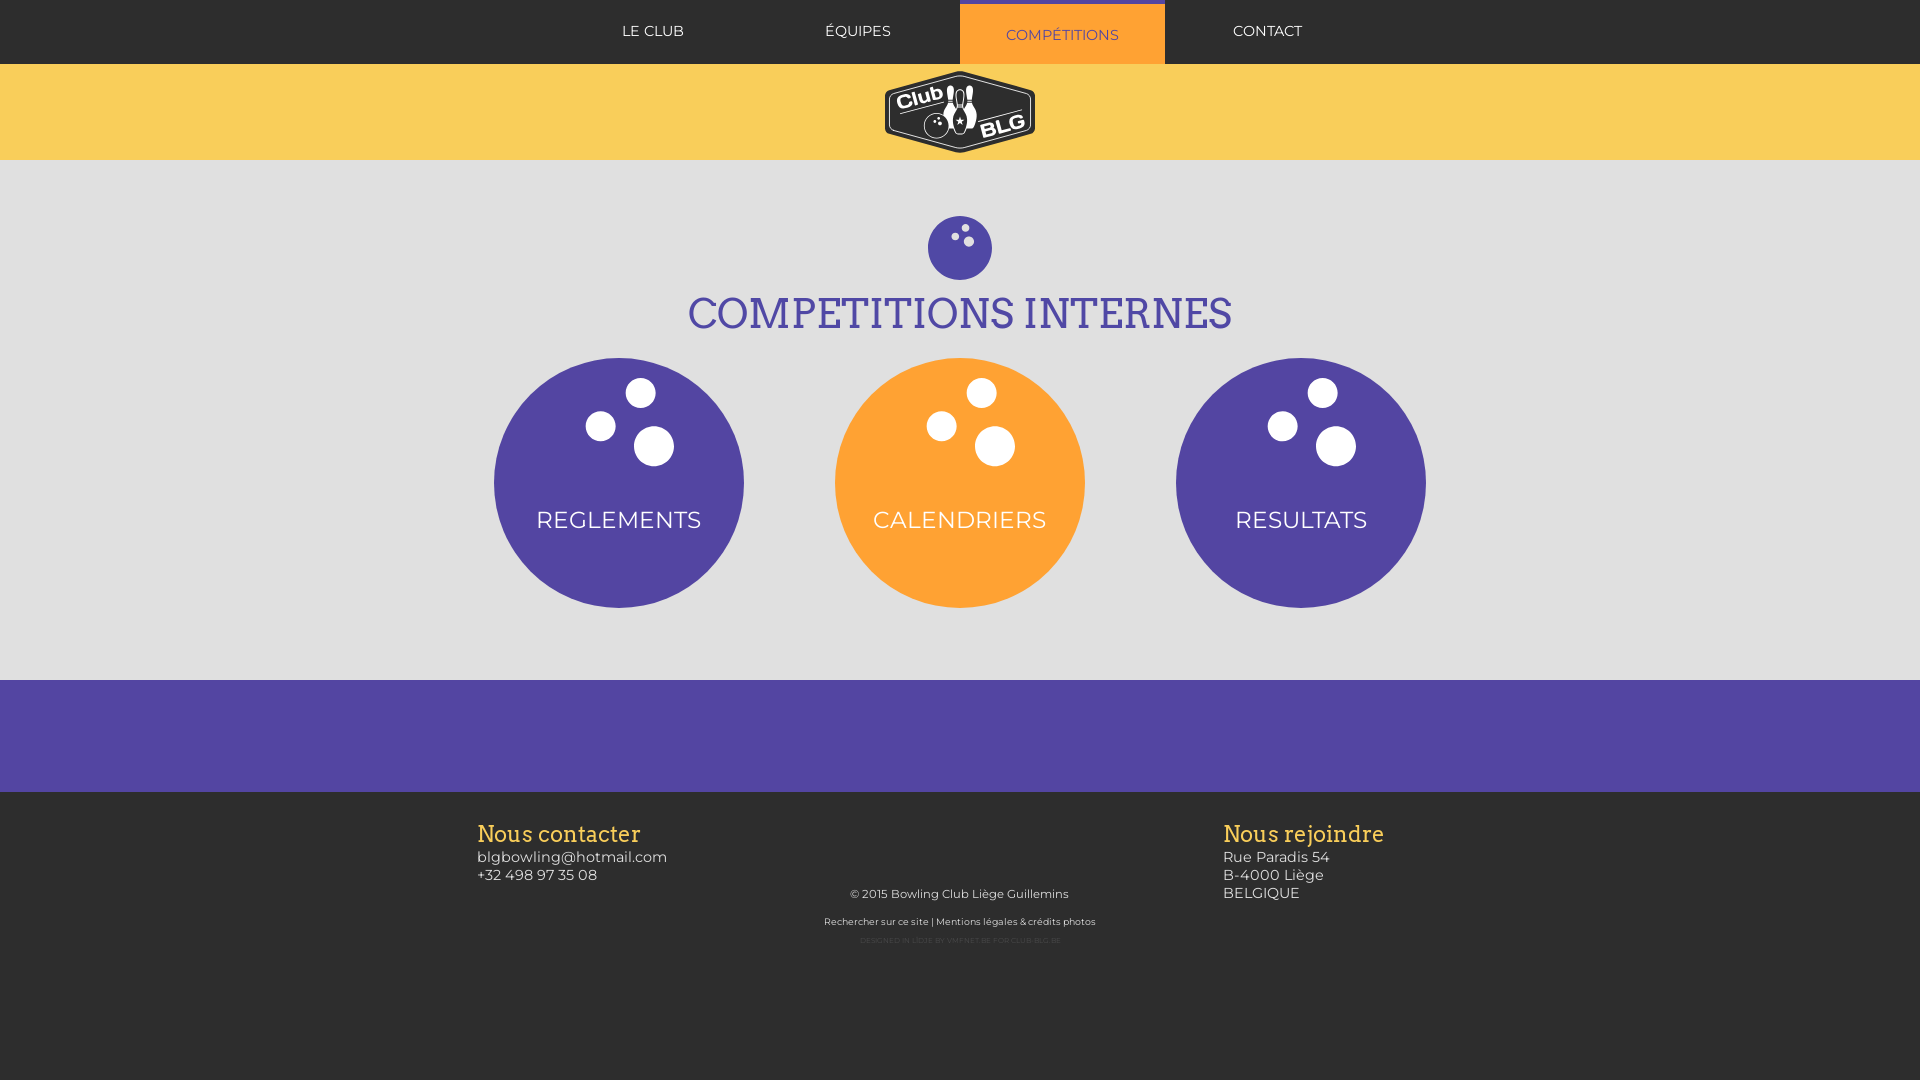 The image size is (1920, 1080). What do you see at coordinates (652, 31) in the screenshot?
I see `'LE CLUB'` at bounding box center [652, 31].